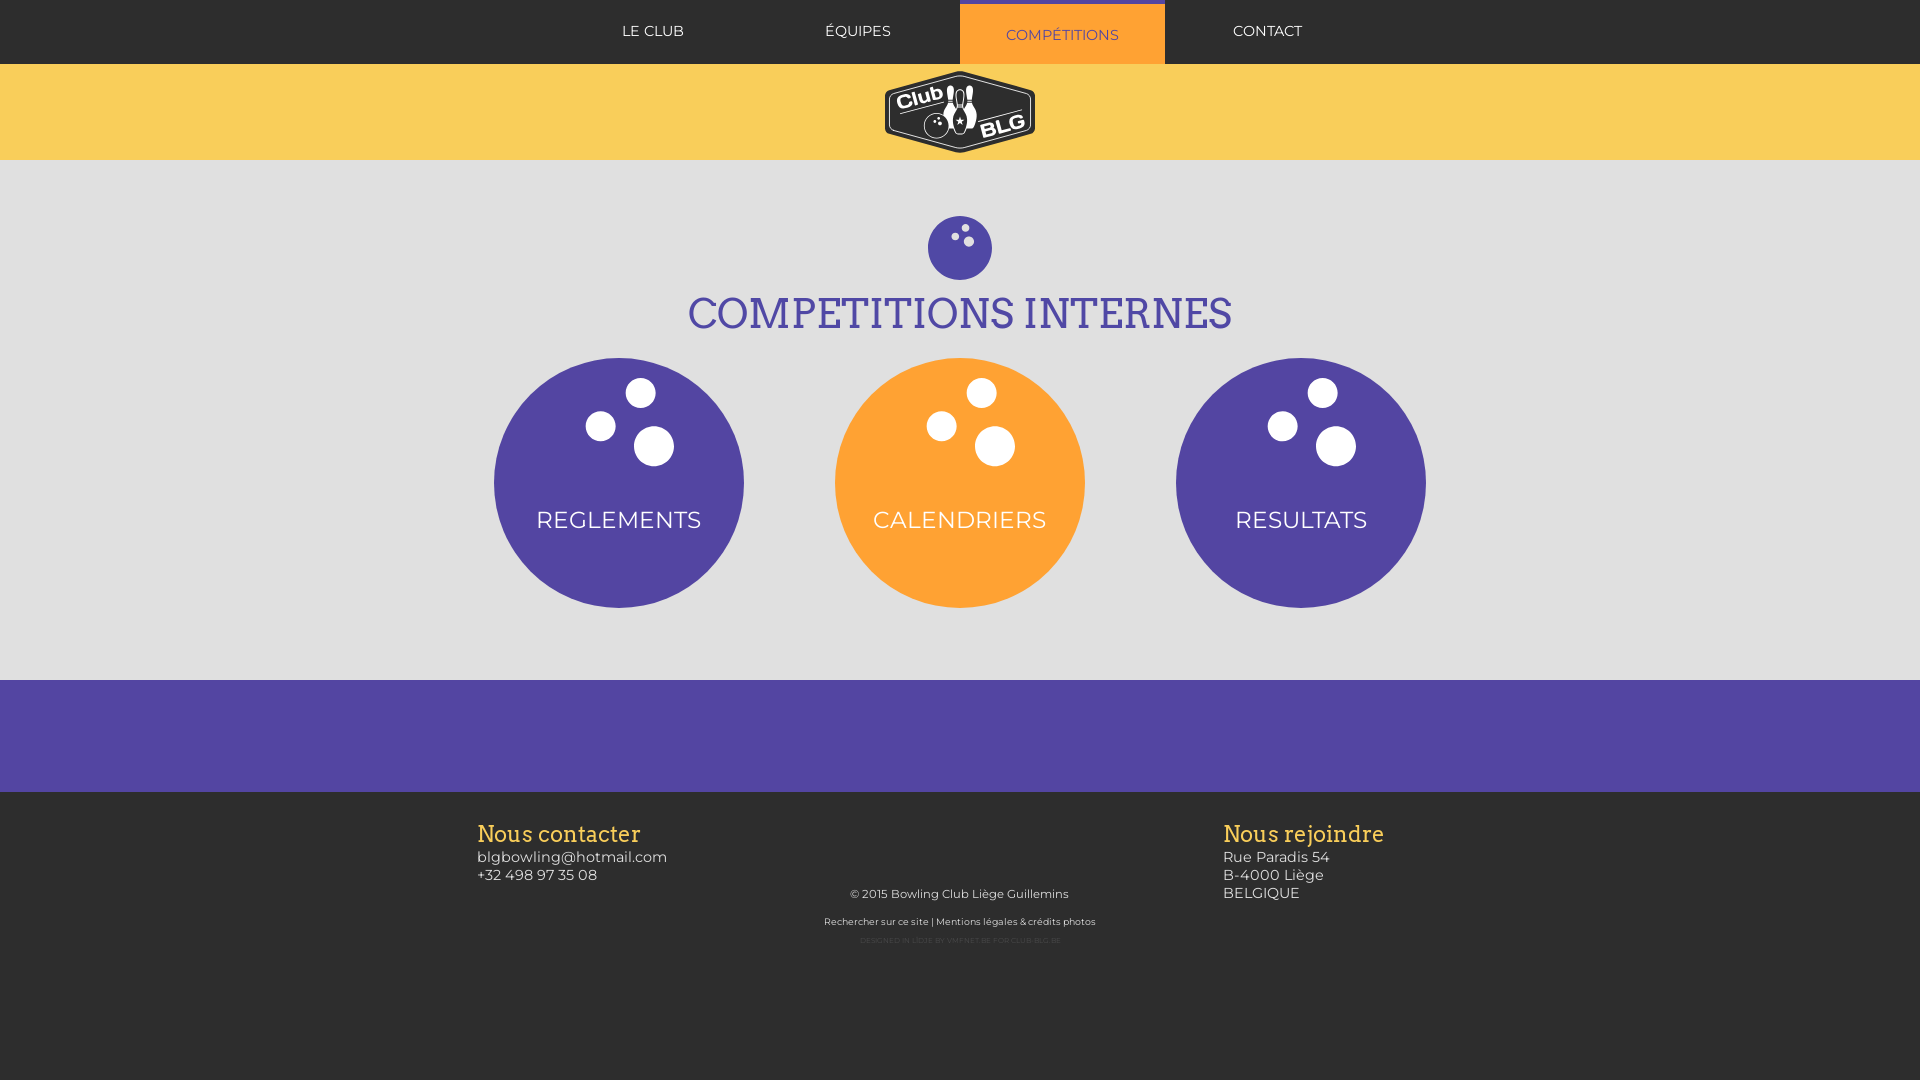 The image size is (1920, 1080). What do you see at coordinates (652, 31) in the screenshot?
I see `'LE CLUB'` at bounding box center [652, 31].